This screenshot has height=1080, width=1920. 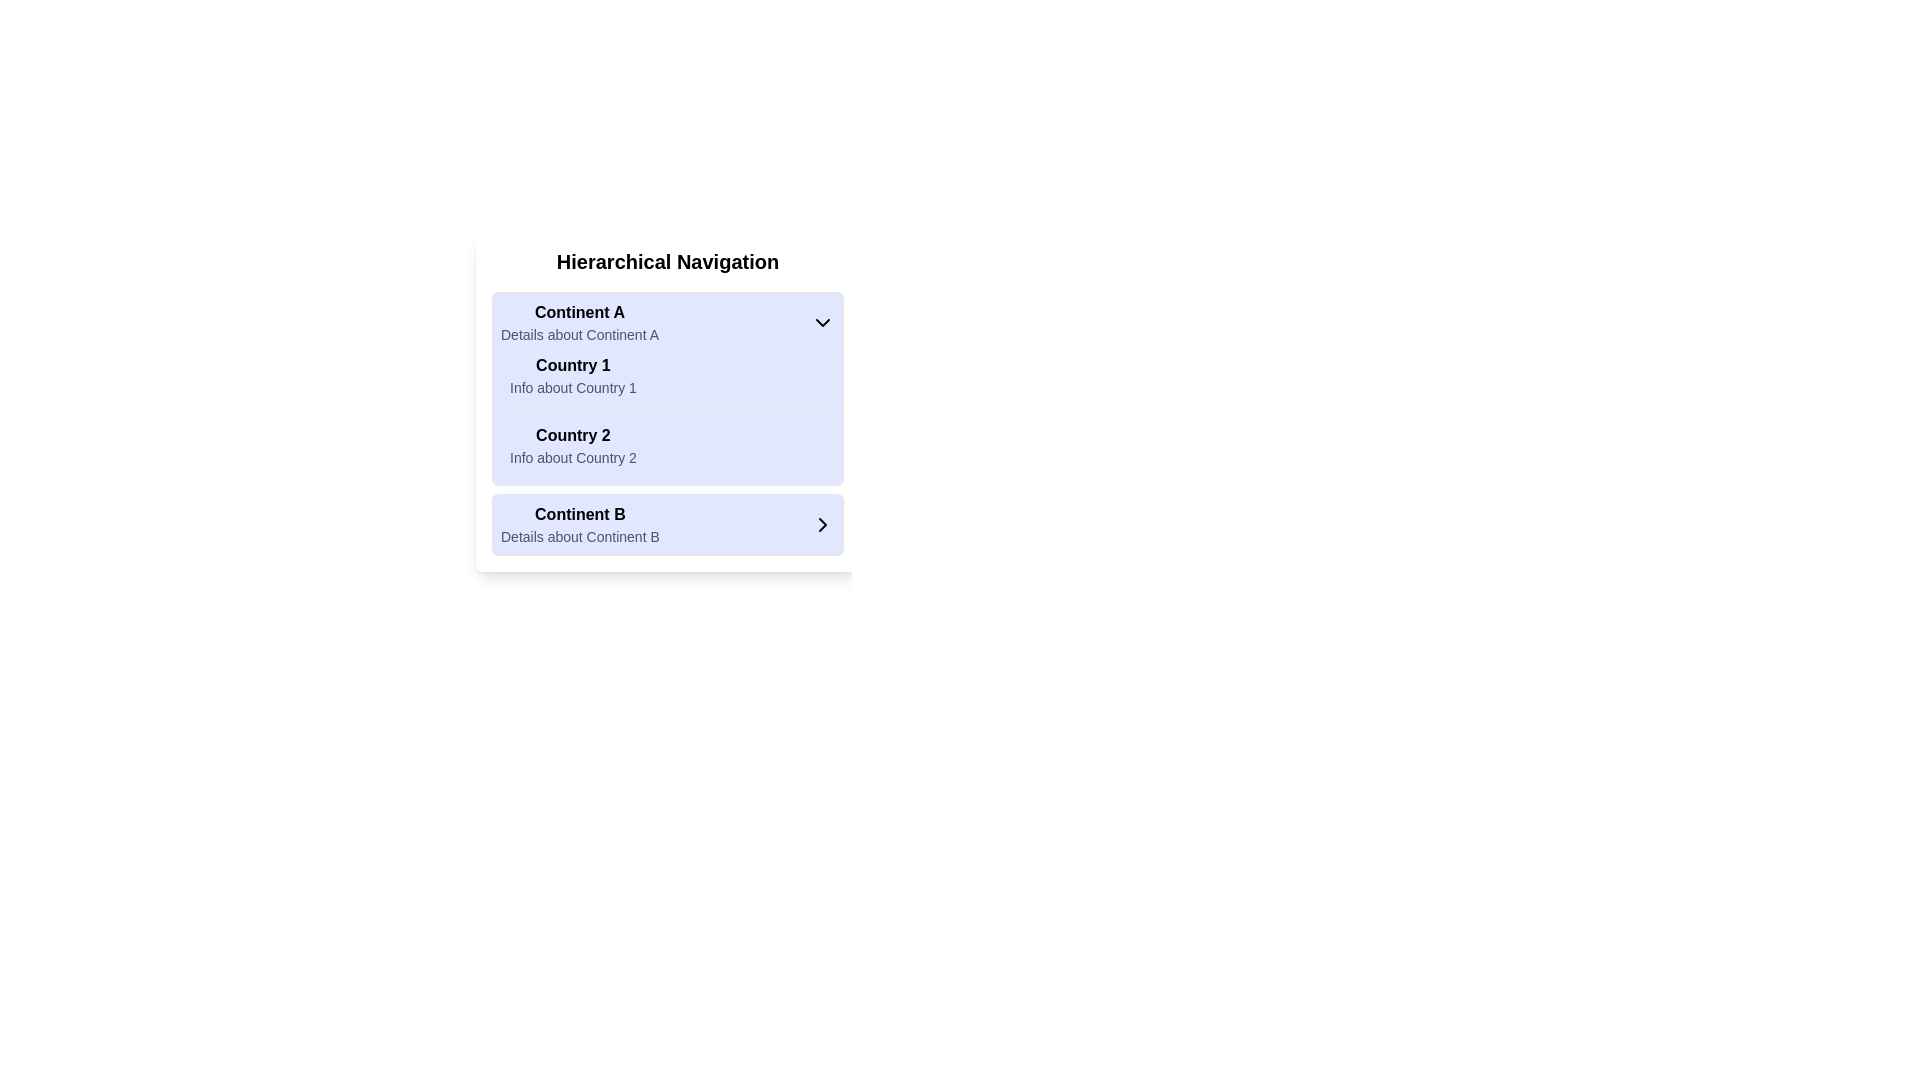 What do you see at coordinates (579, 312) in the screenshot?
I see `the Text label that serves as a heading for the associated detail below, positioned at the top of its grouping` at bounding box center [579, 312].